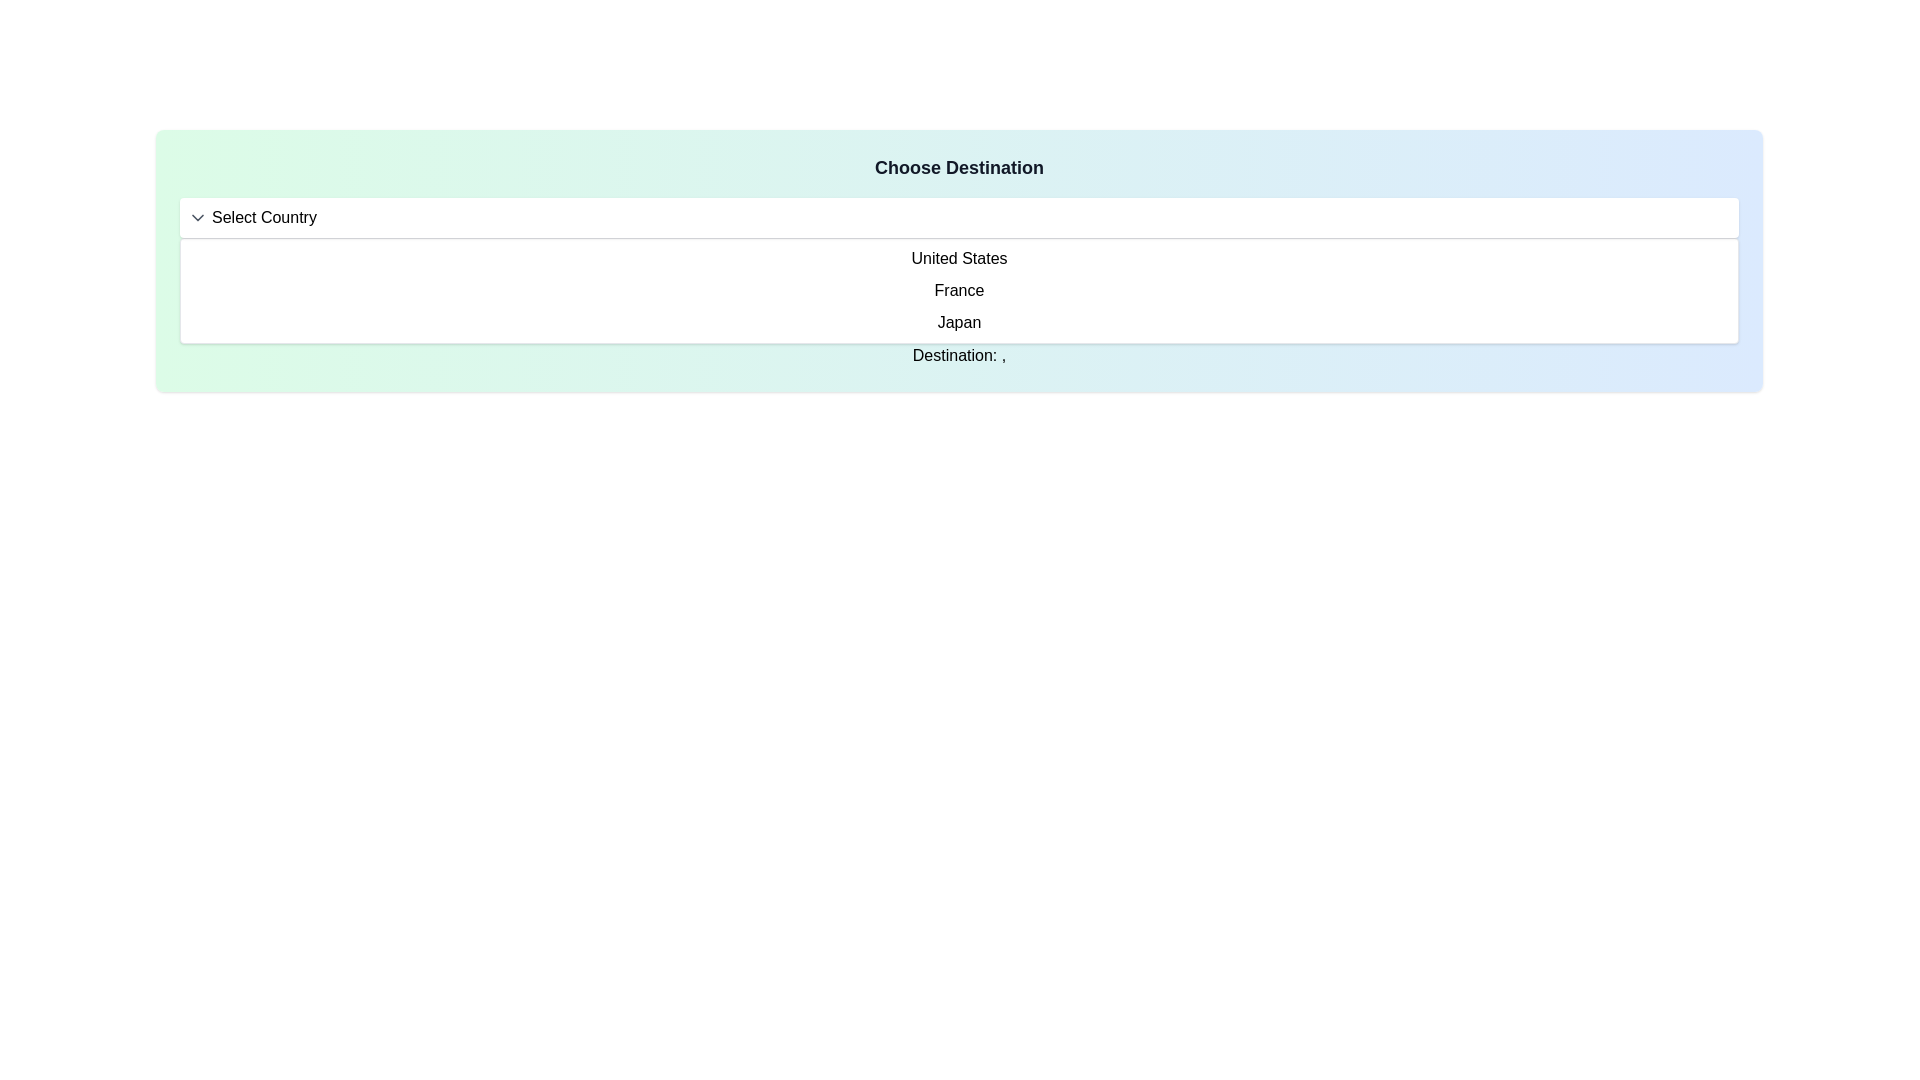 The width and height of the screenshot is (1920, 1080). Describe the element at coordinates (263, 218) in the screenshot. I see `the text label for the dropdown component` at that location.